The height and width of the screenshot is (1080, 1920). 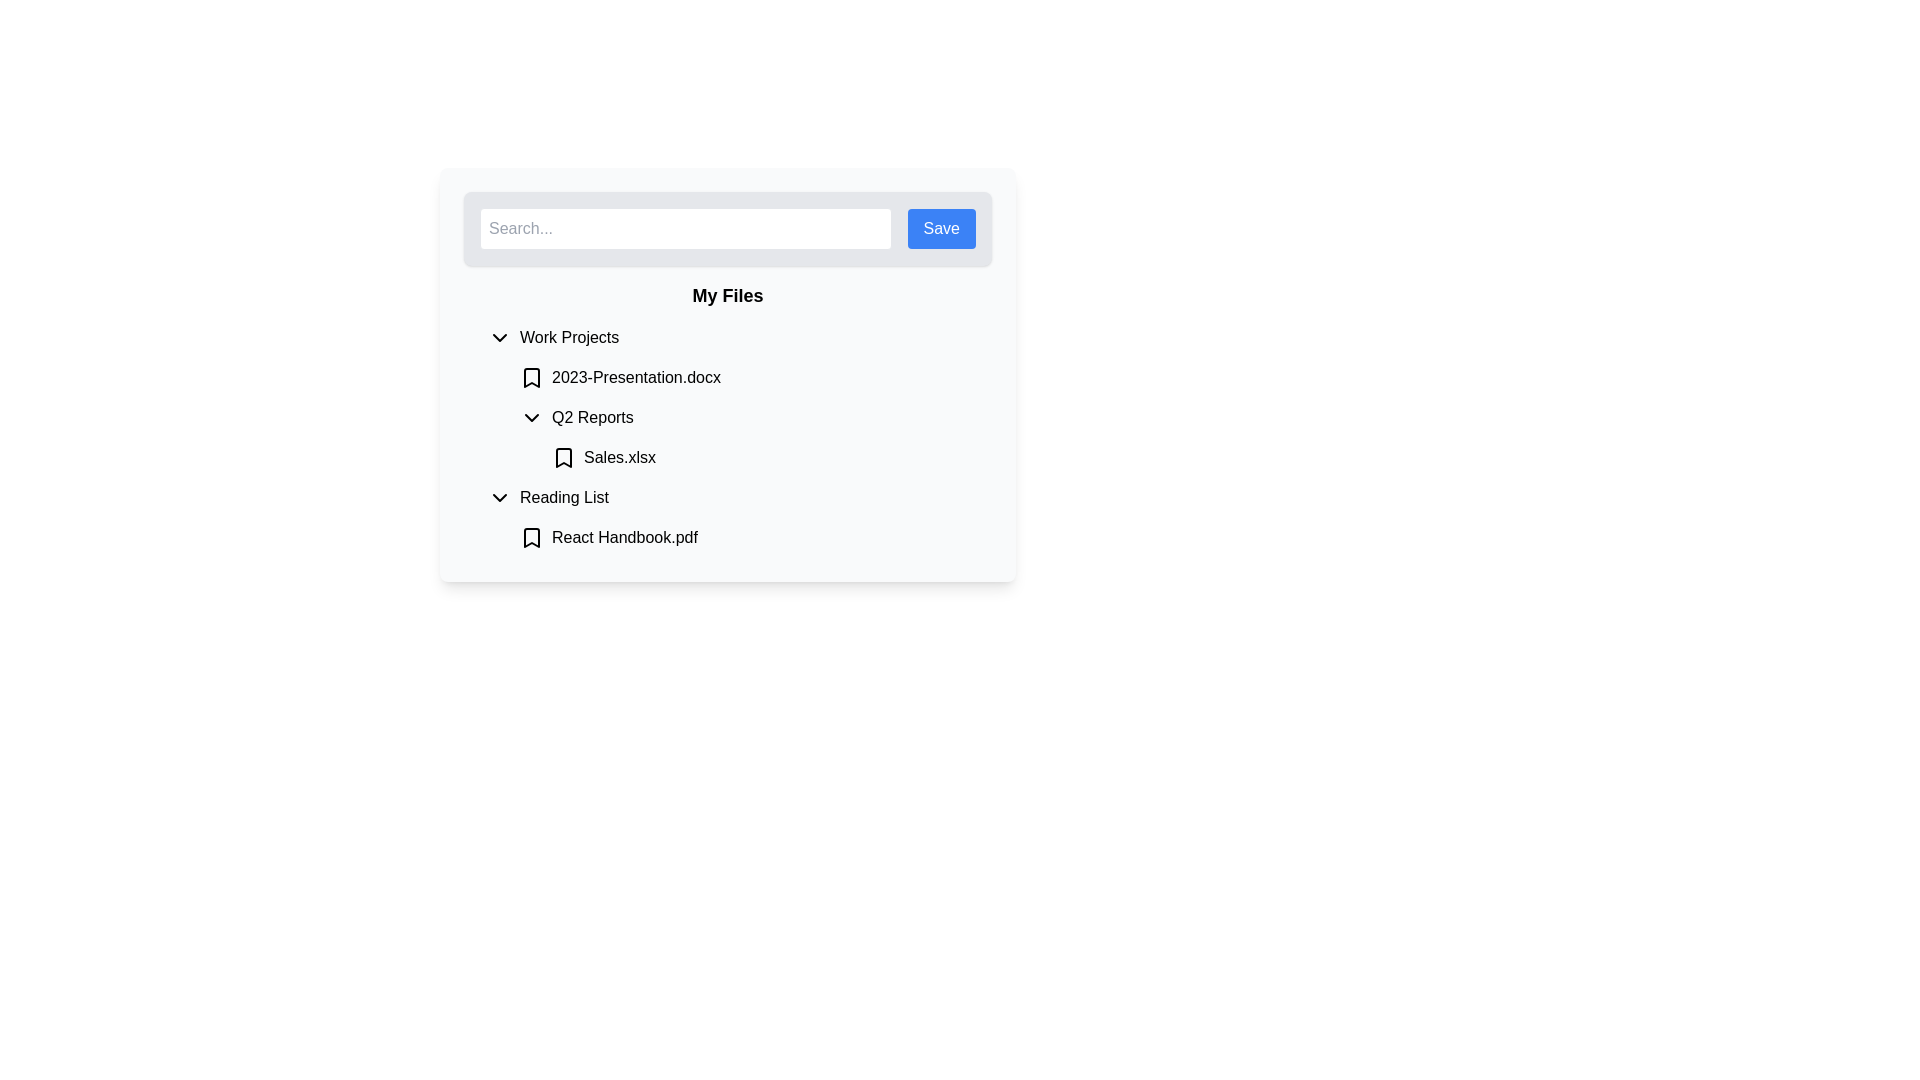 What do you see at coordinates (563, 496) in the screenshot?
I see `the text label indicating a category or folder located below the 'Q2 Reports' folder and above the 'React Handbook.pdf' document in 'My Files'` at bounding box center [563, 496].